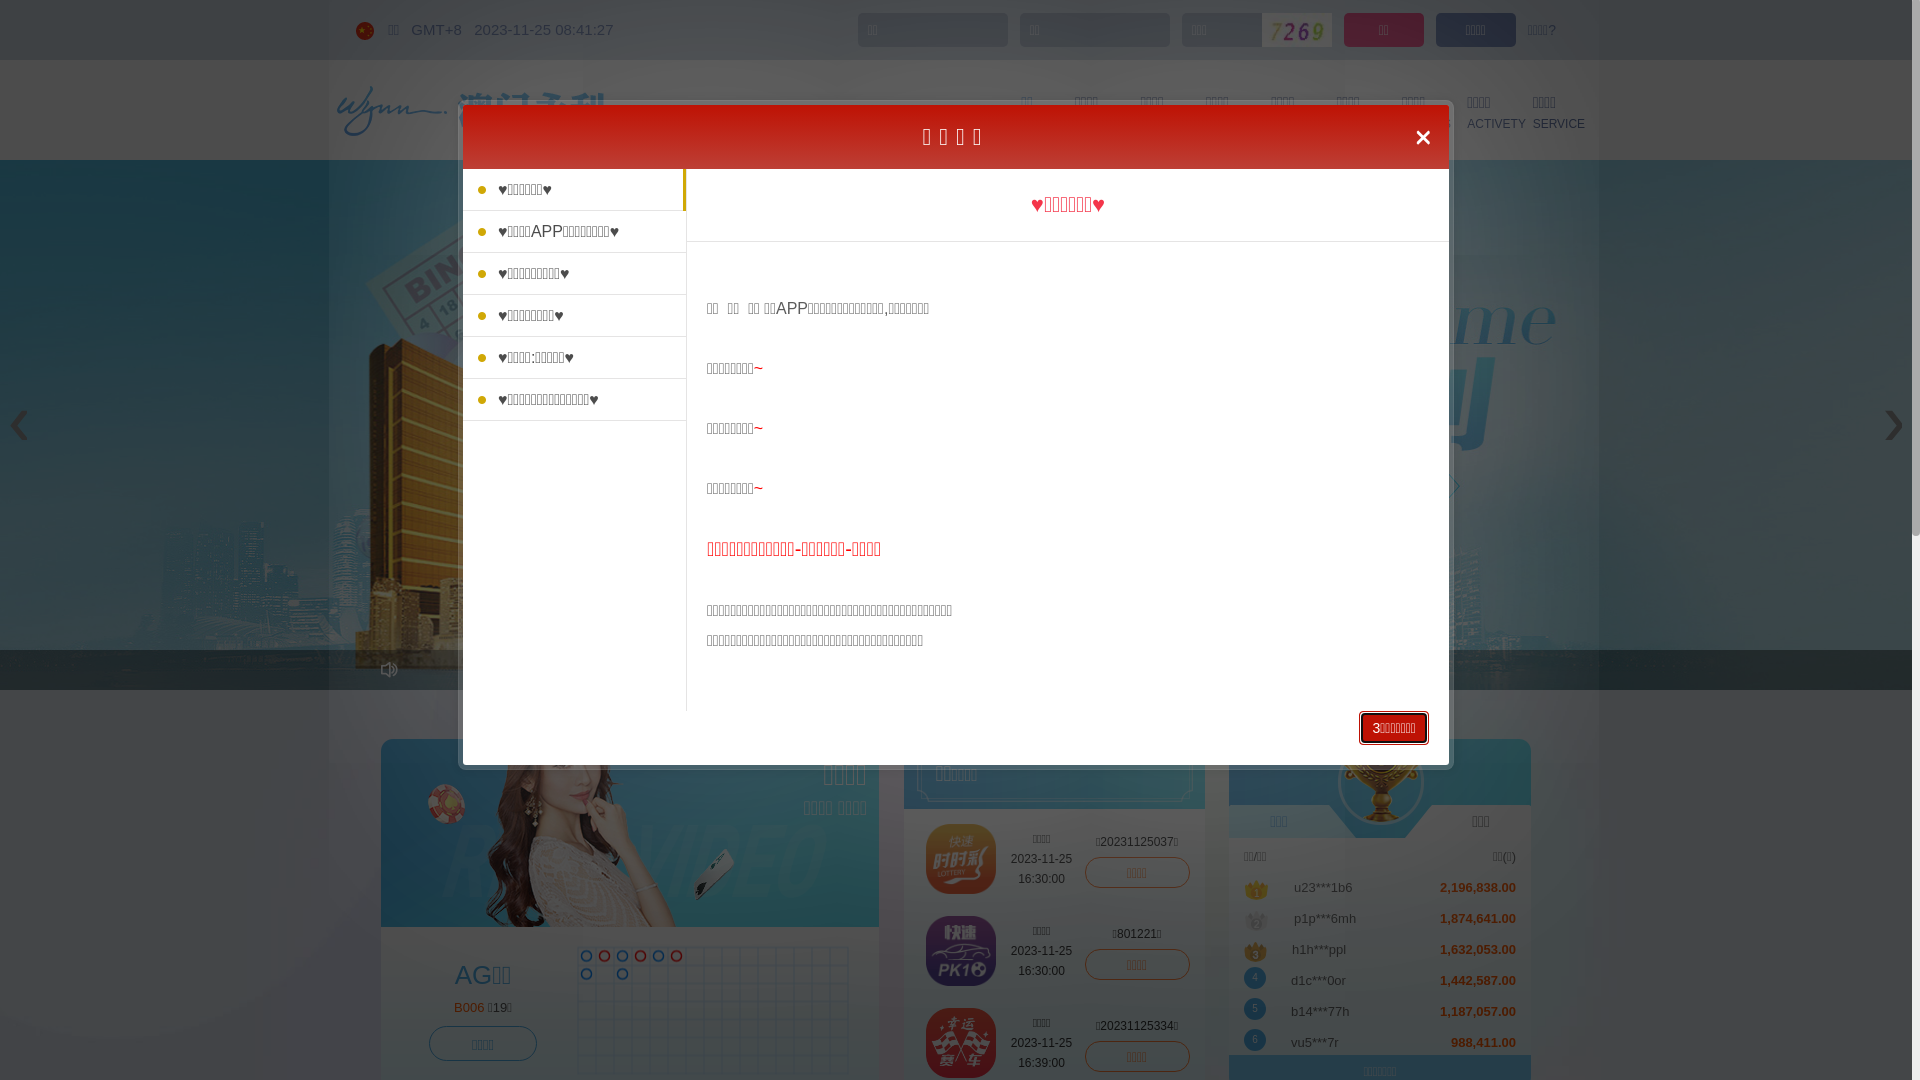  What do you see at coordinates (512, 29) in the screenshot?
I see `'GMT+8   2023-11-25 08:41:26'` at bounding box center [512, 29].